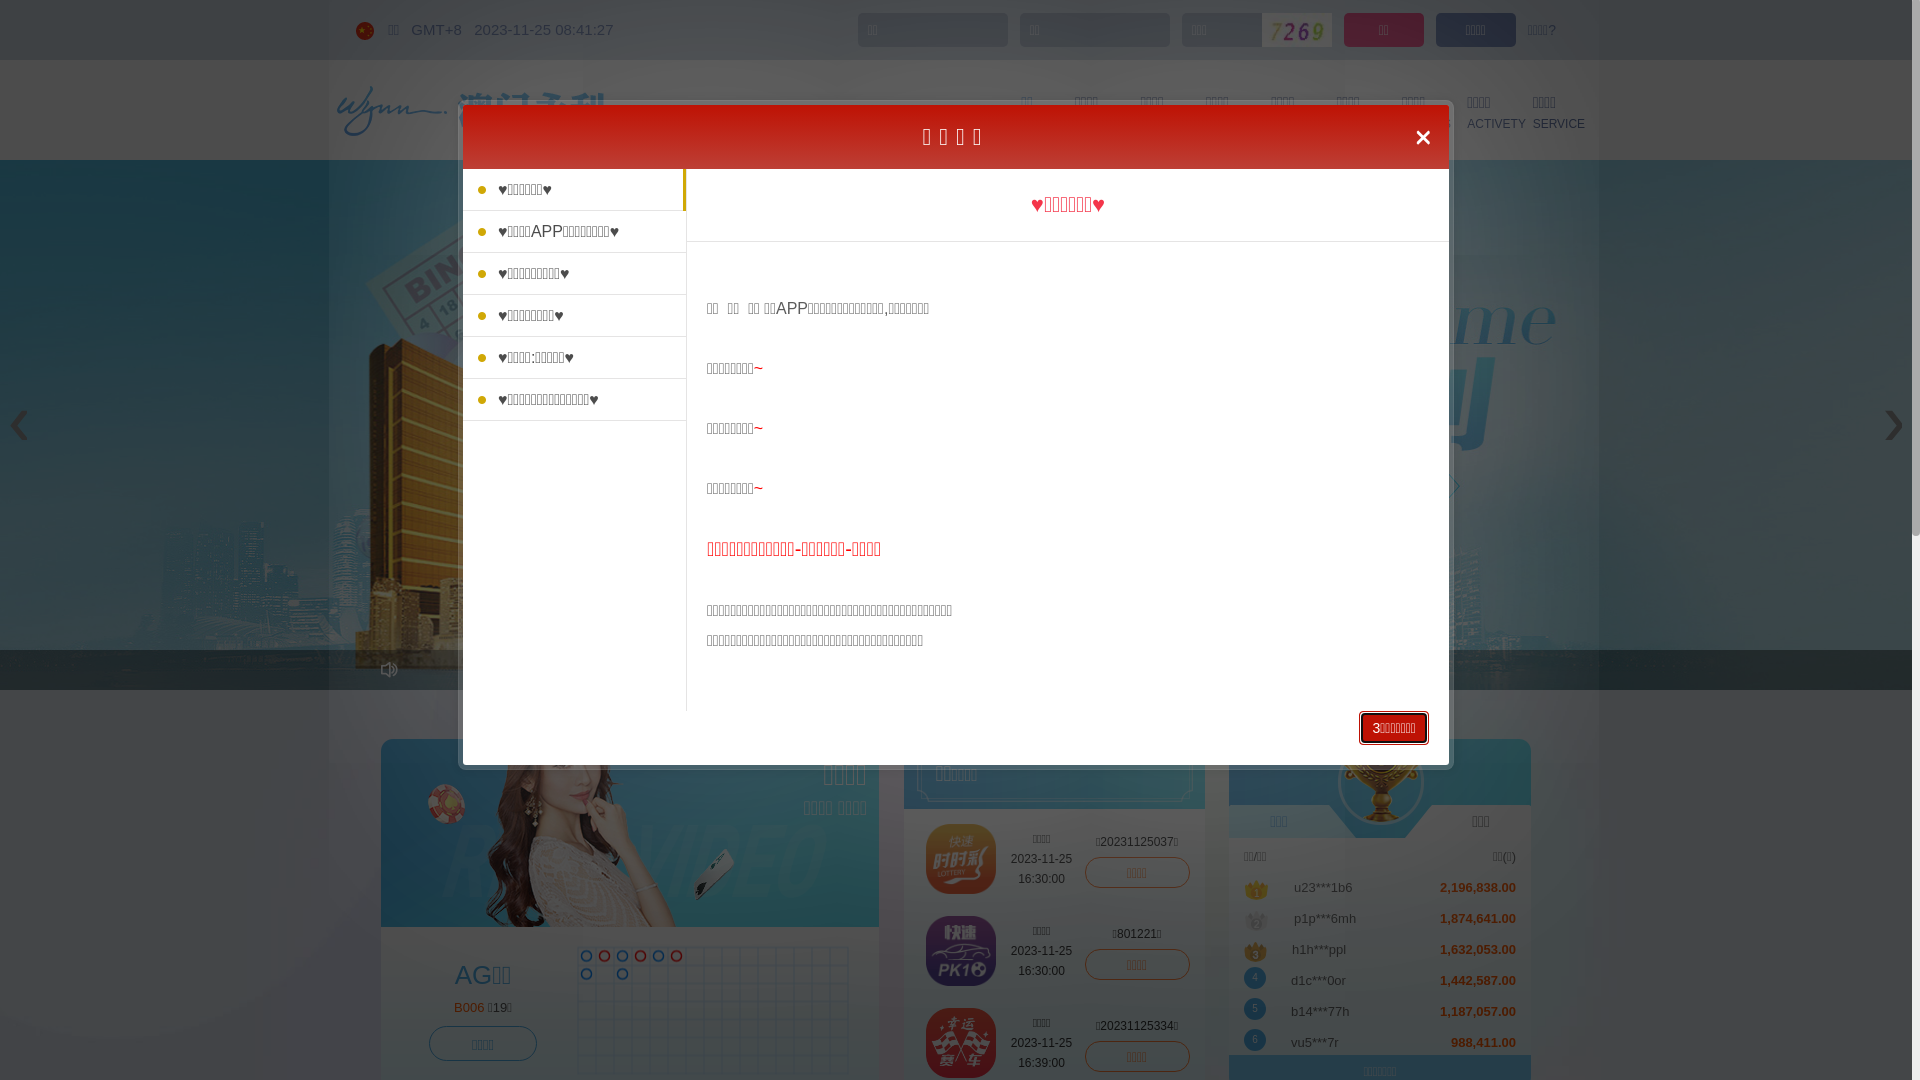  What do you see at coordinates (512, 29) in the screenshot?
I see `'GMT+8   2023-11-25 08:41:26'` at bounding box center [512, 29].